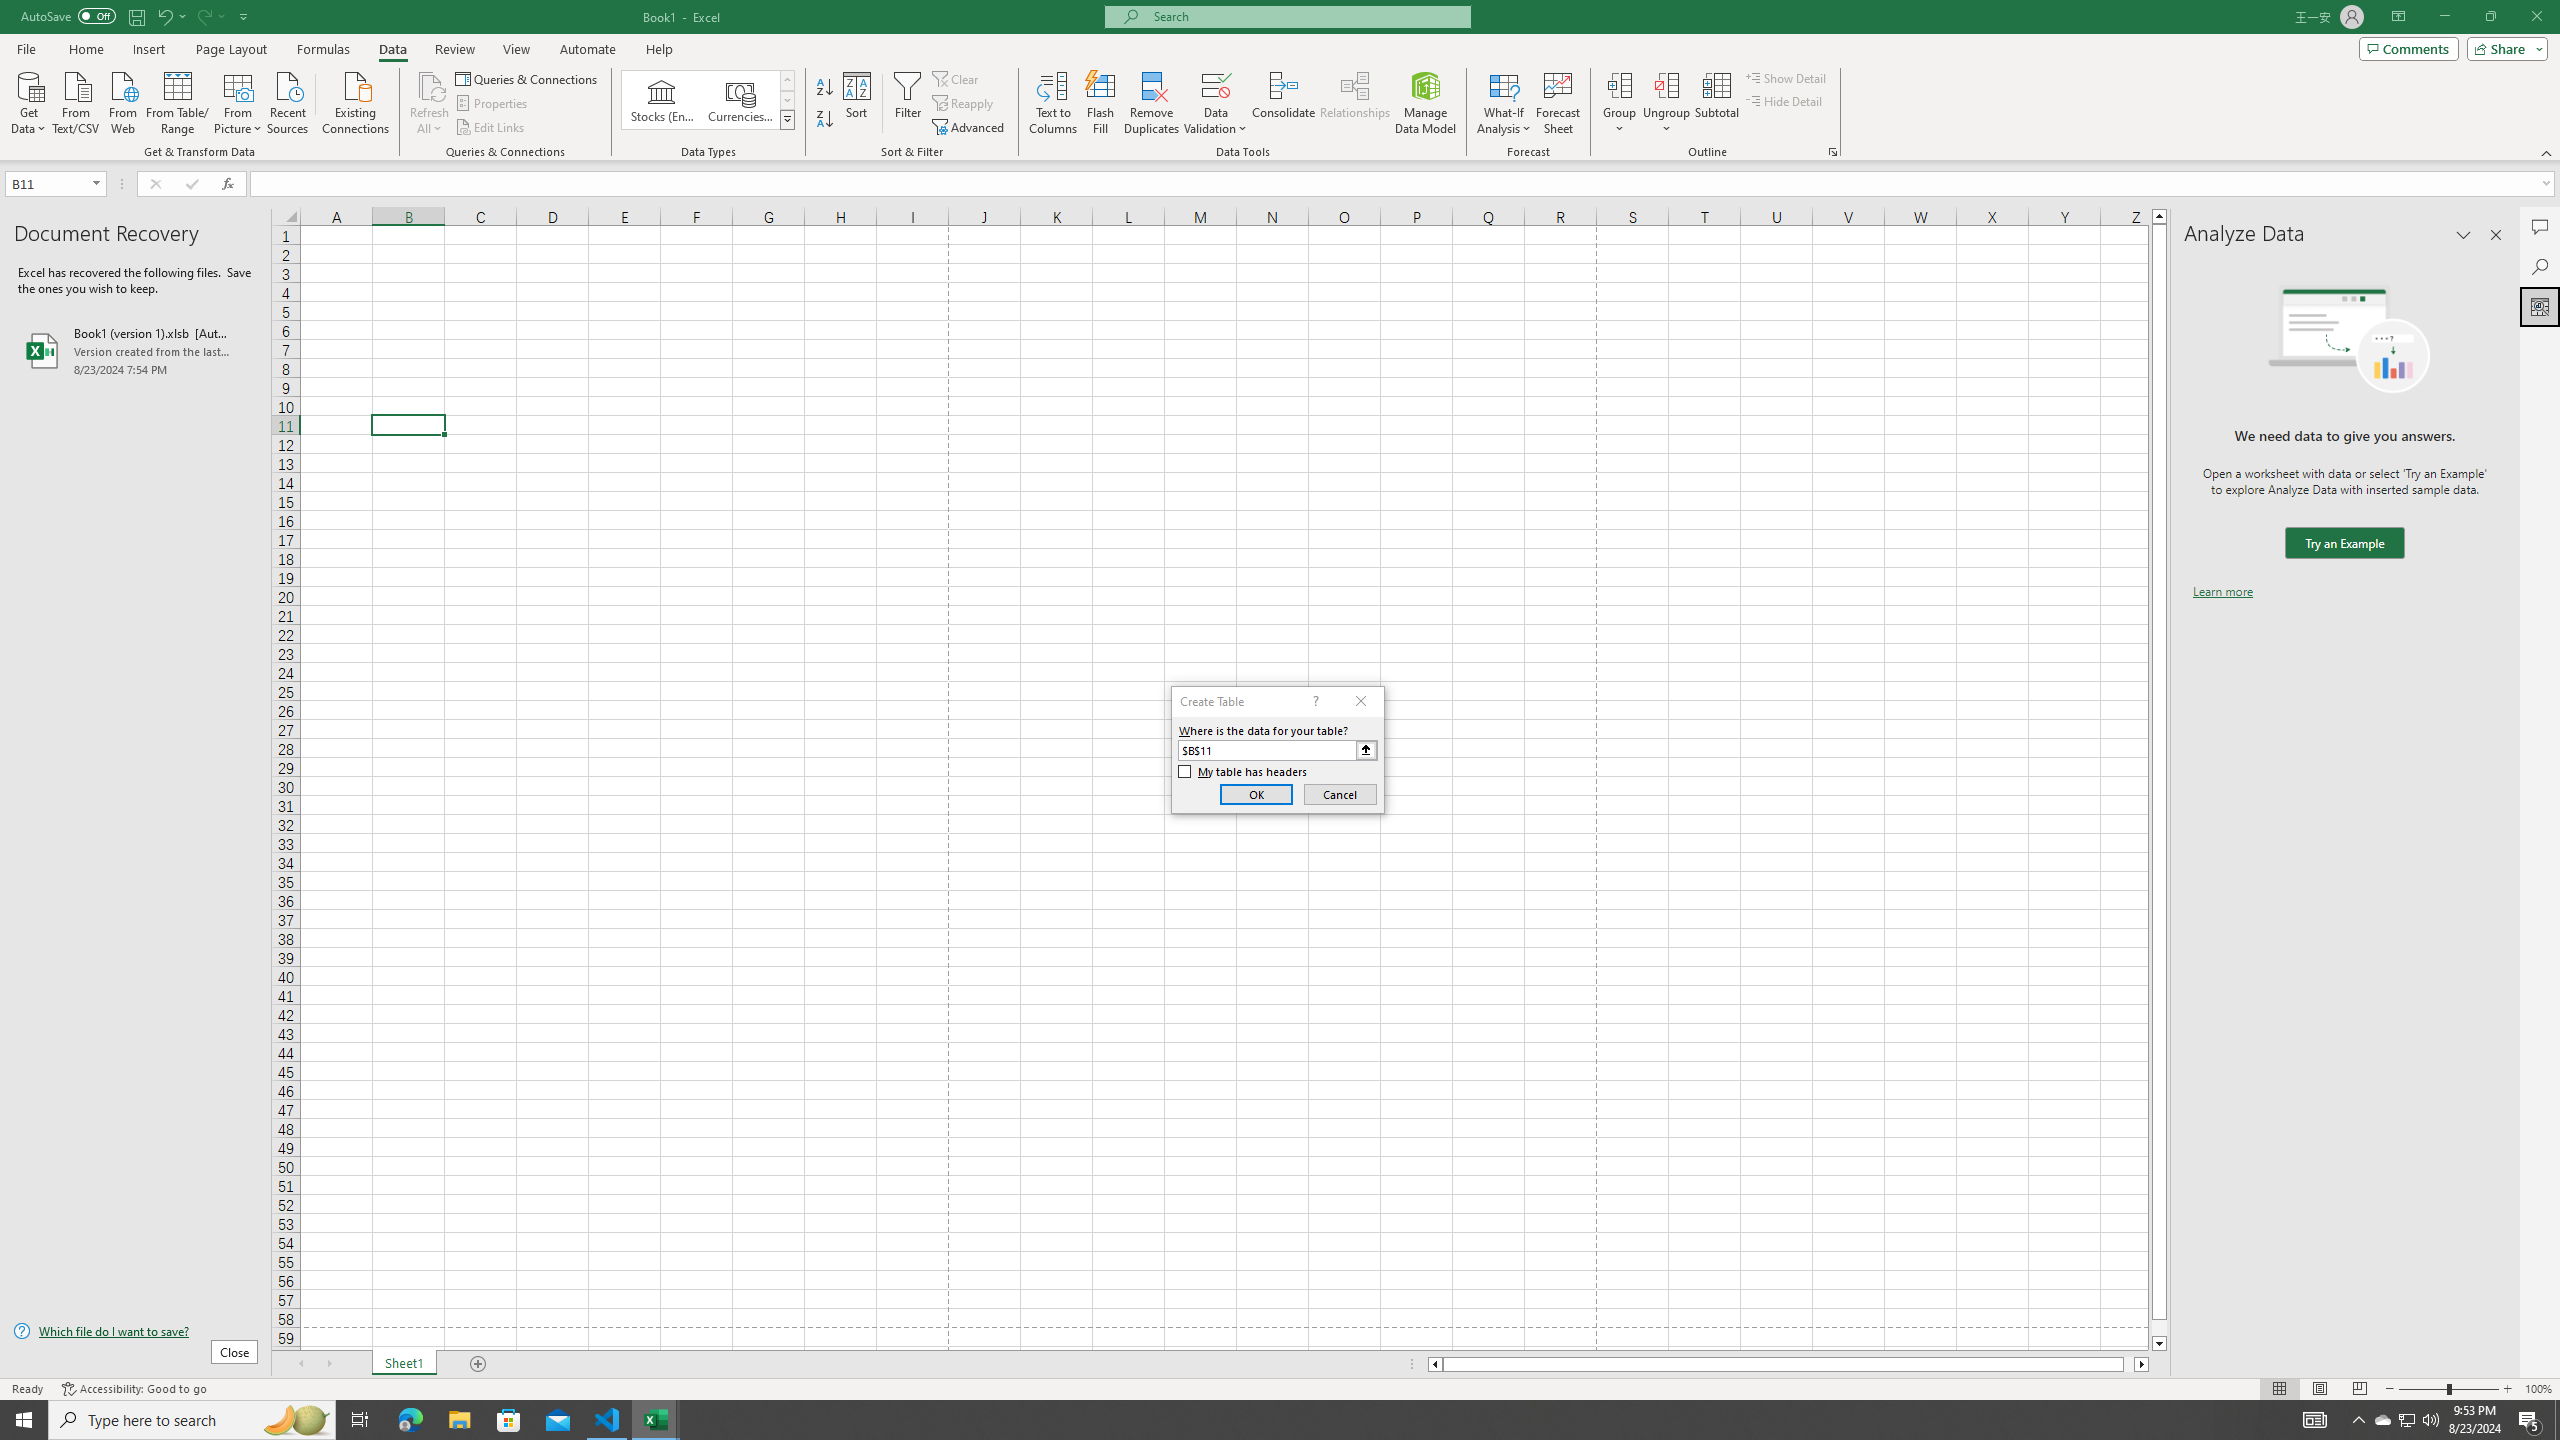  Describe the element at coordinates (2547, 153) in the screenshot. I see `'Collapse the Ribbon'` at that location.